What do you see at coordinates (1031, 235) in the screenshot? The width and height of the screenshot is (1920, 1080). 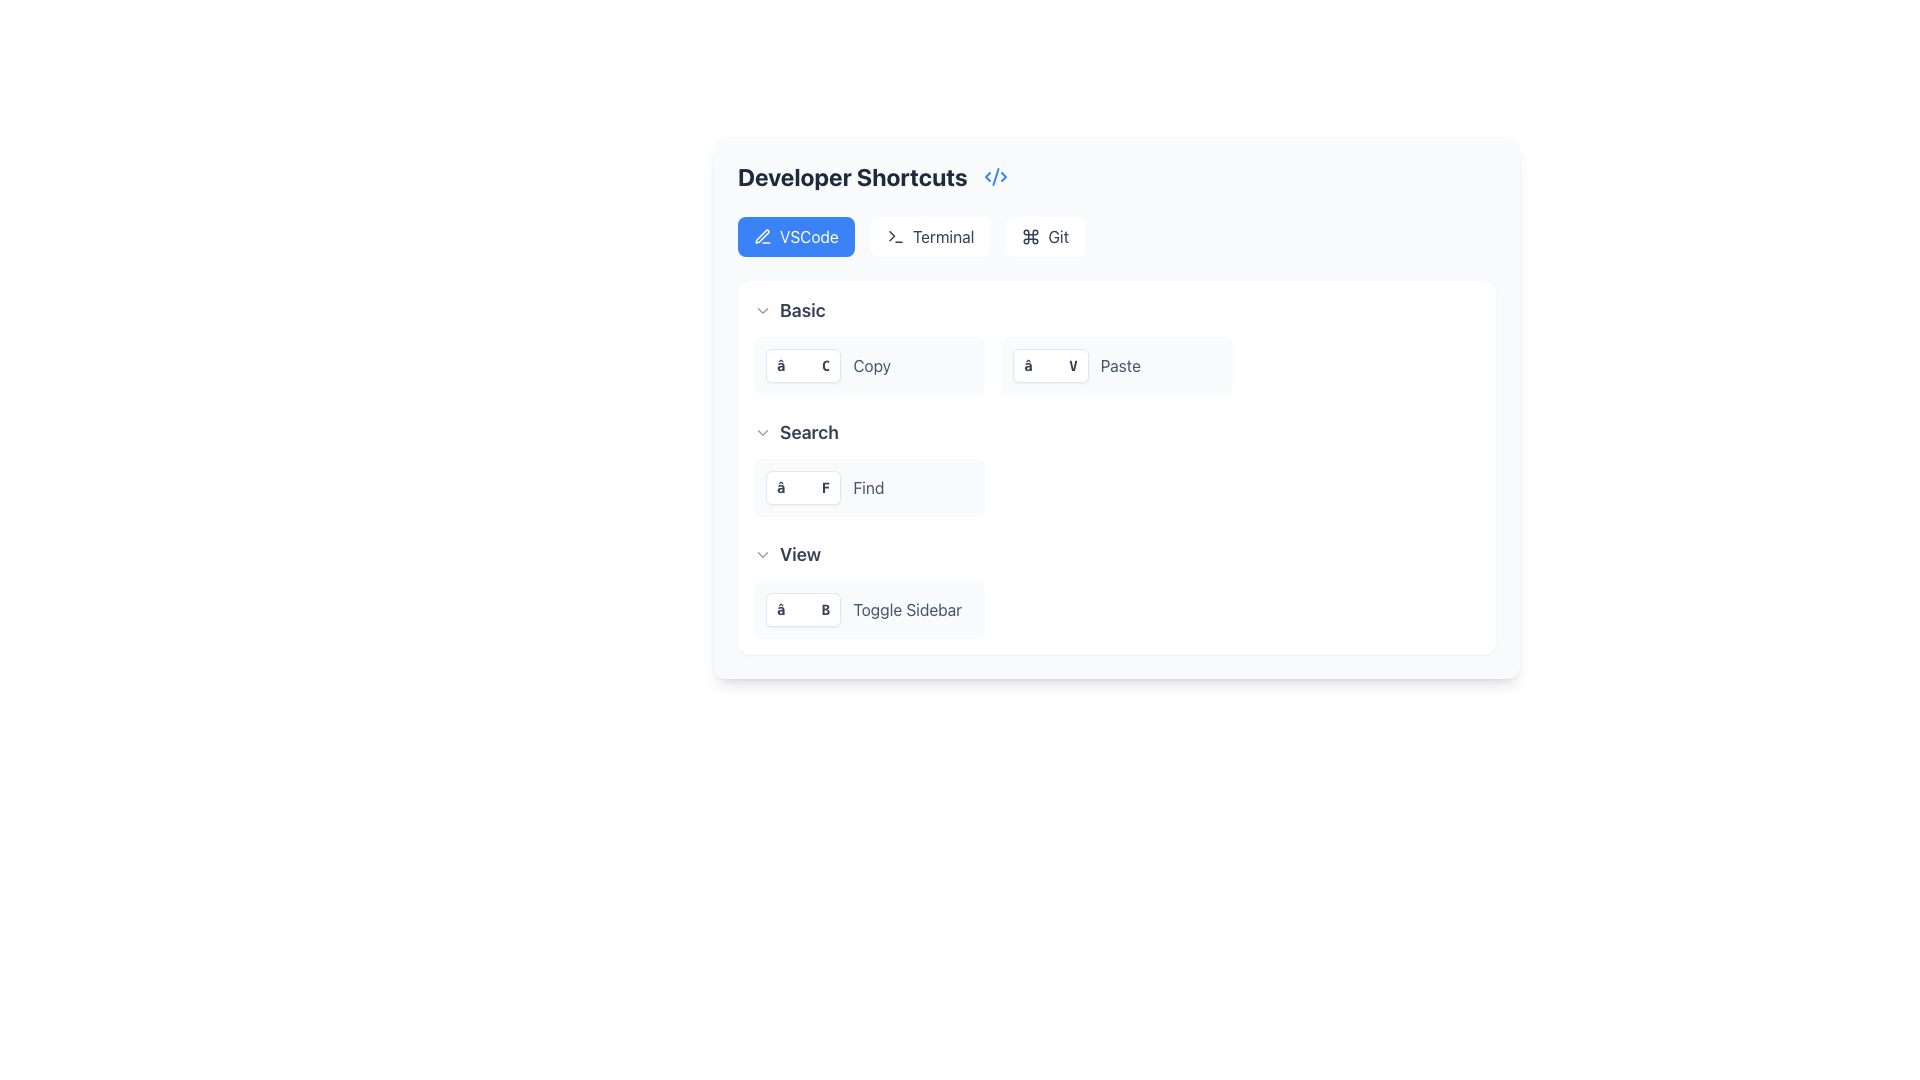 I see `the icon in the header or toolbar area` at bounding box center [1031, 235].